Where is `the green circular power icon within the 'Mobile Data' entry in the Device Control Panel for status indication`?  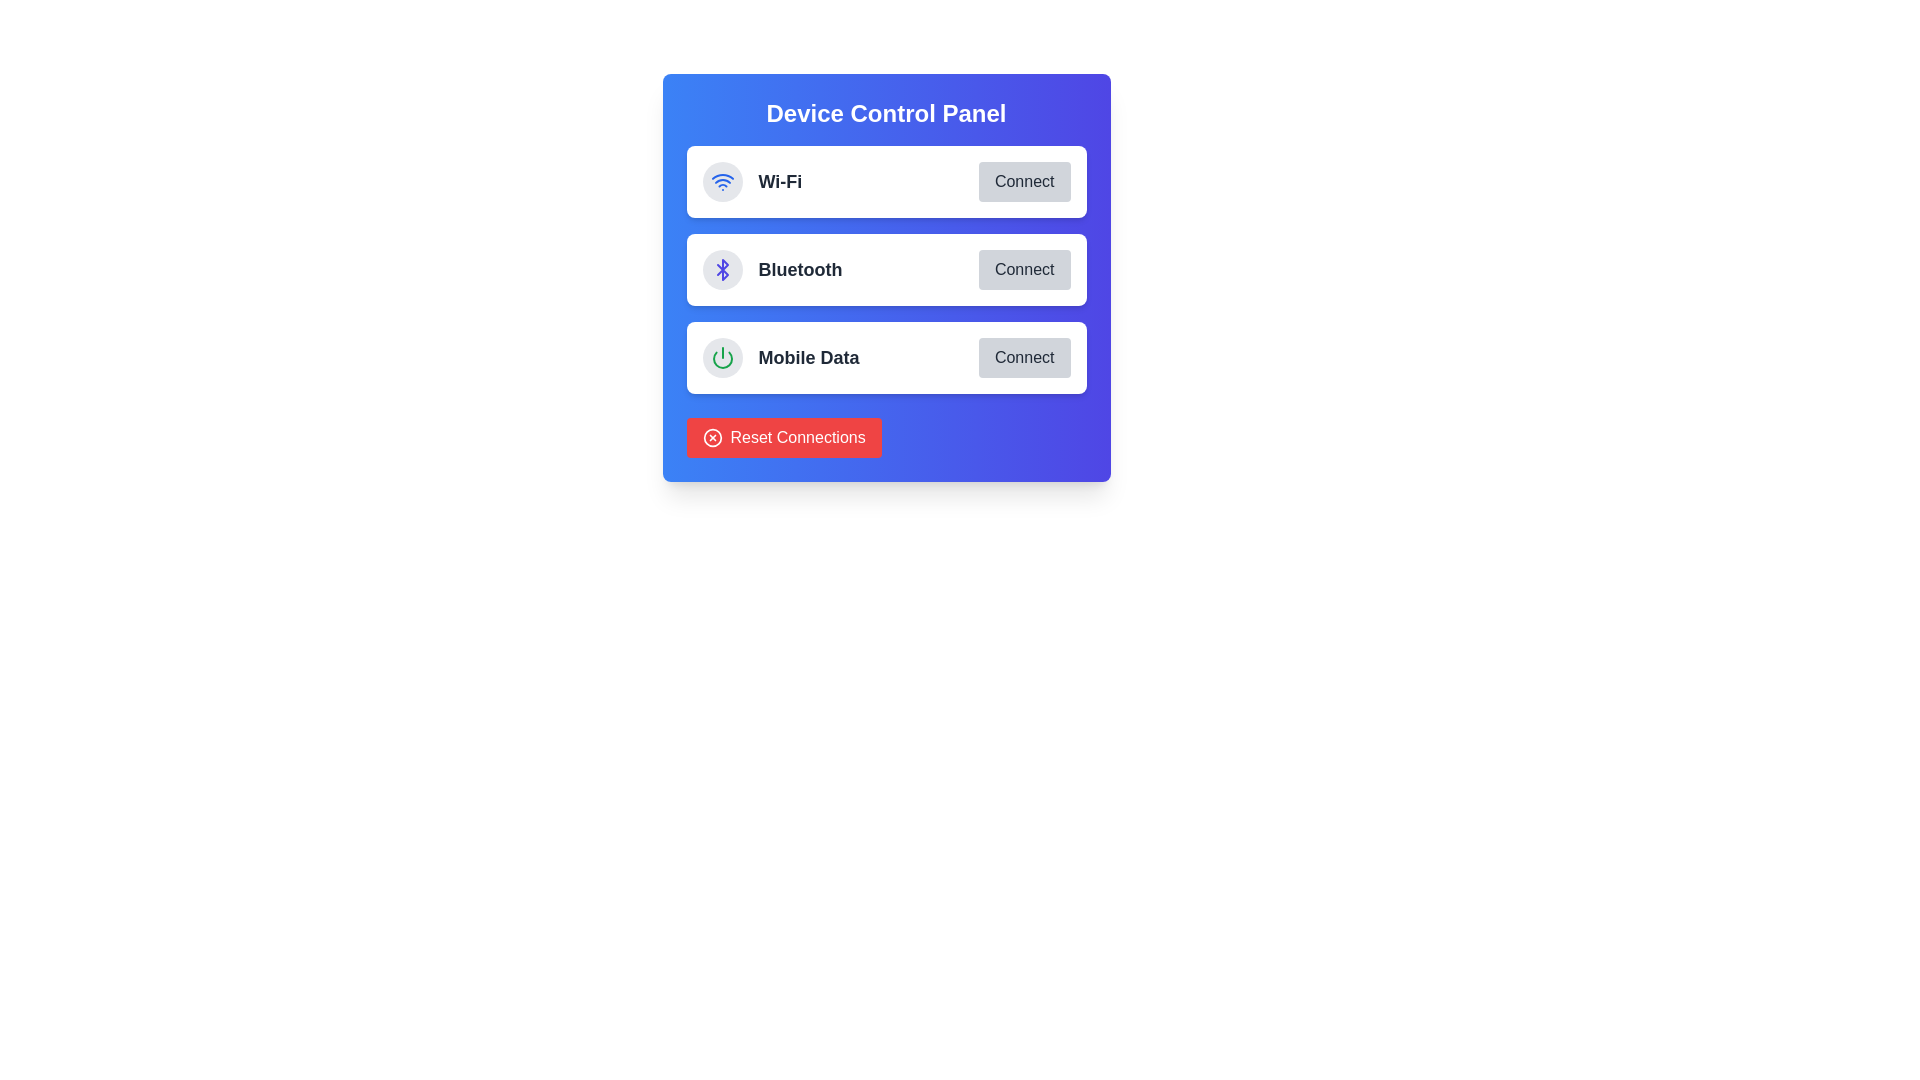 the green circular power icon within the 'Mobile Data' entry in the Device Control Panel for status indication is located at coordinates (721, 357).